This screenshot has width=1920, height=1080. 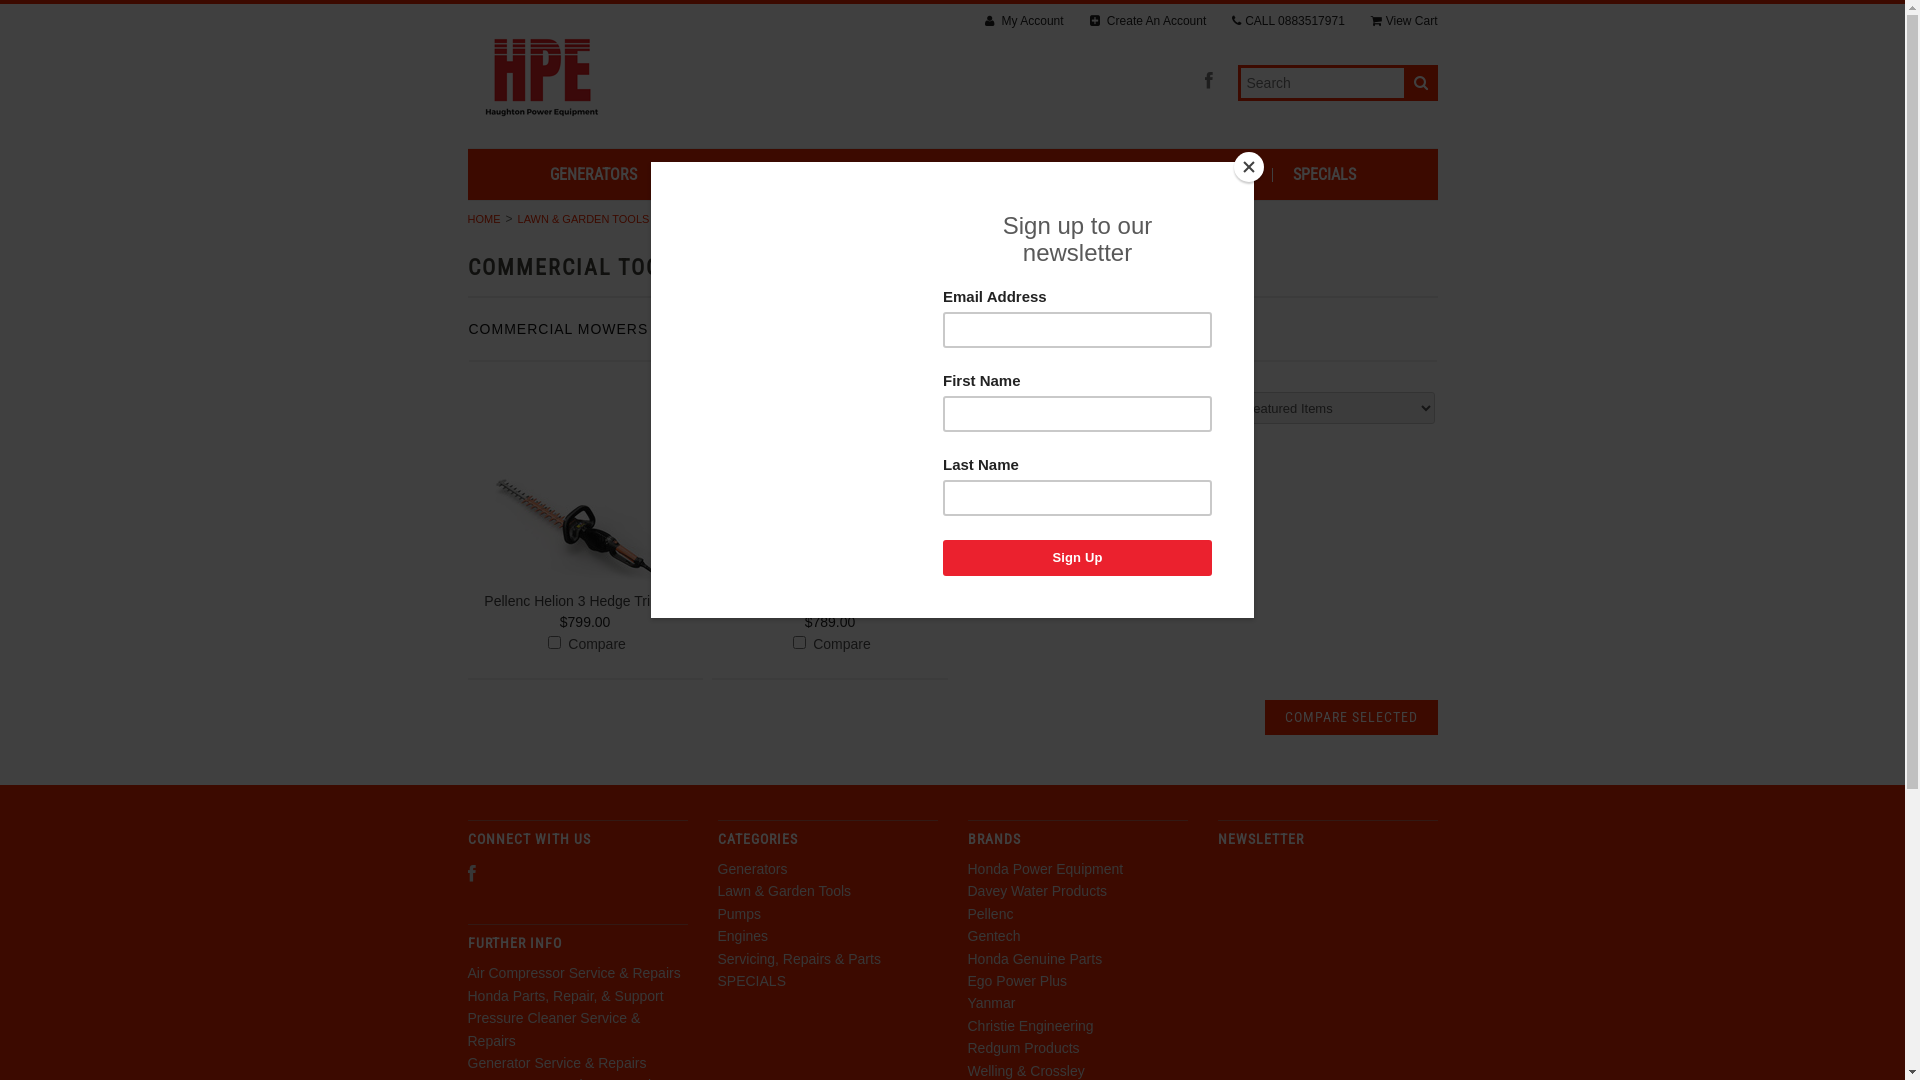 What do you see at coordinates (547, 642) in the screenshot?
I see `'904'` at bounding box center [547, 642].